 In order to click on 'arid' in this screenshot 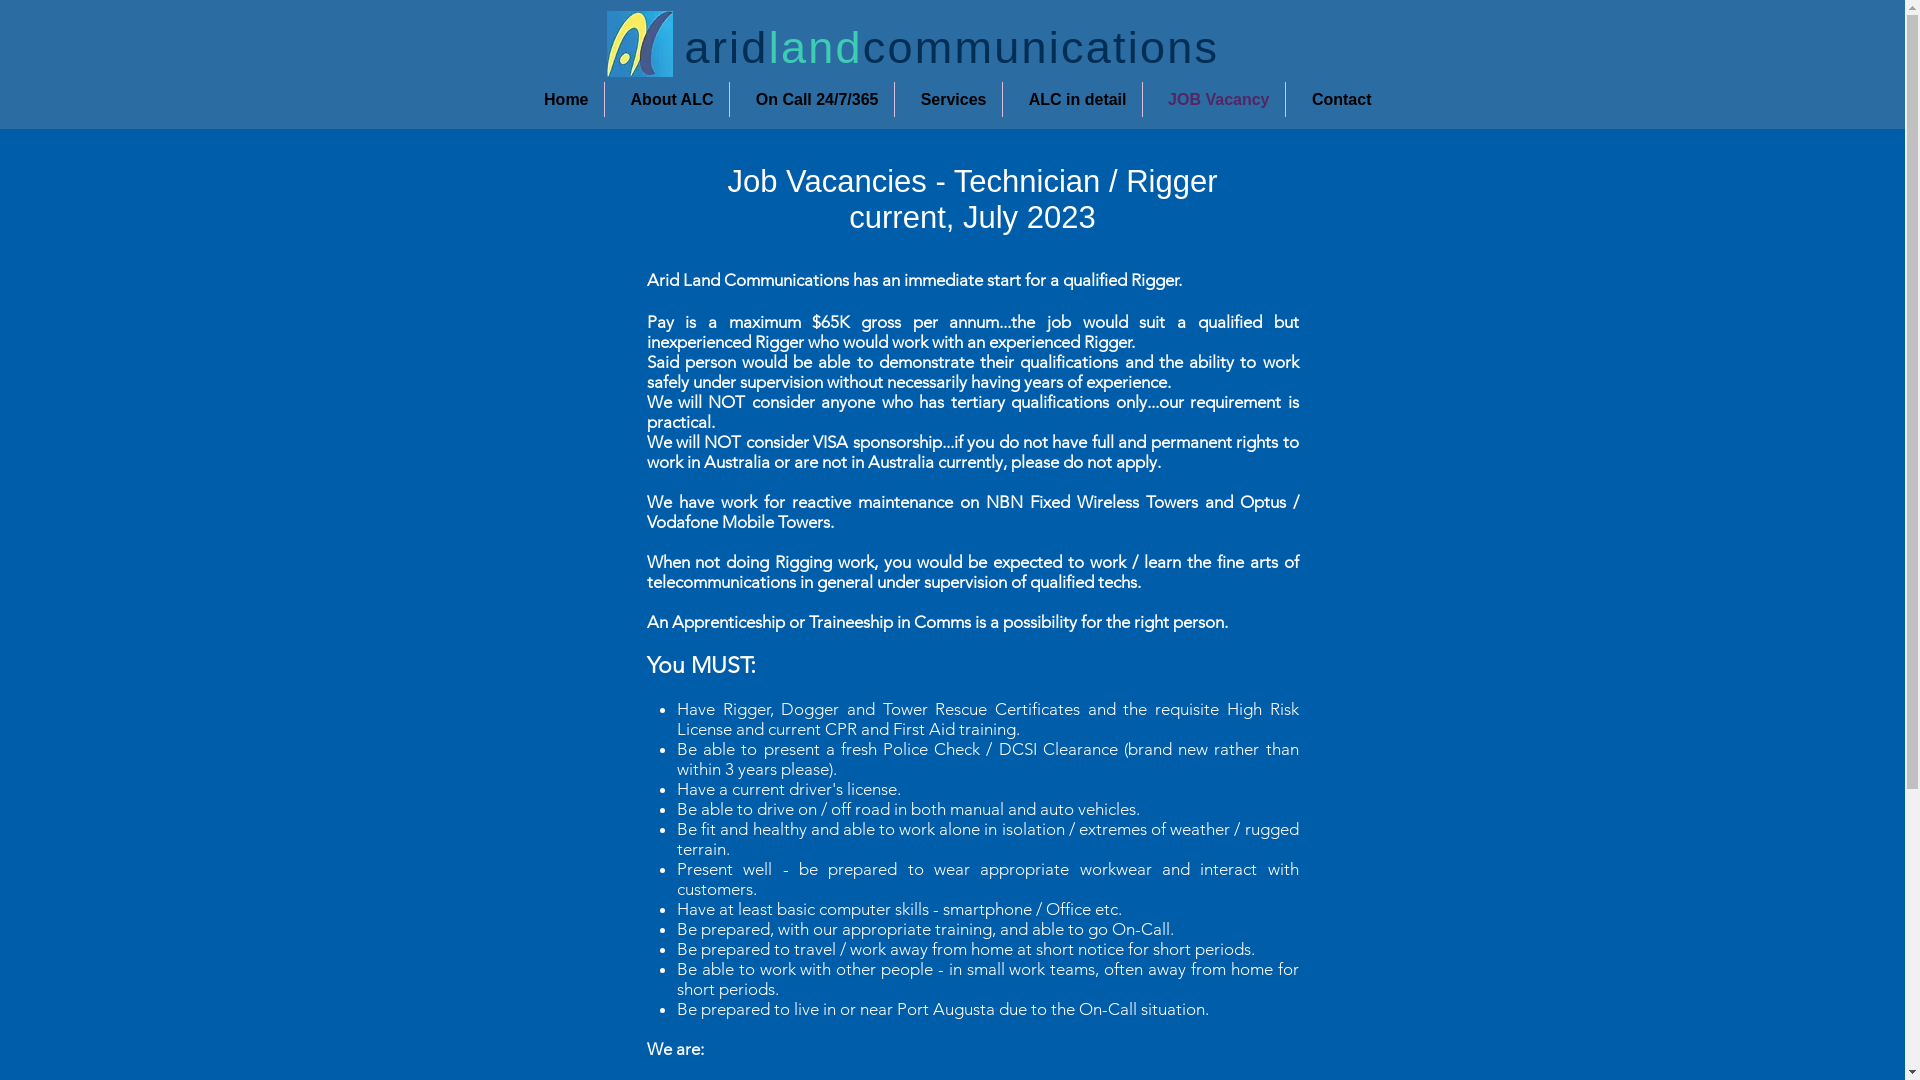, I will do `click(725, 46)`.